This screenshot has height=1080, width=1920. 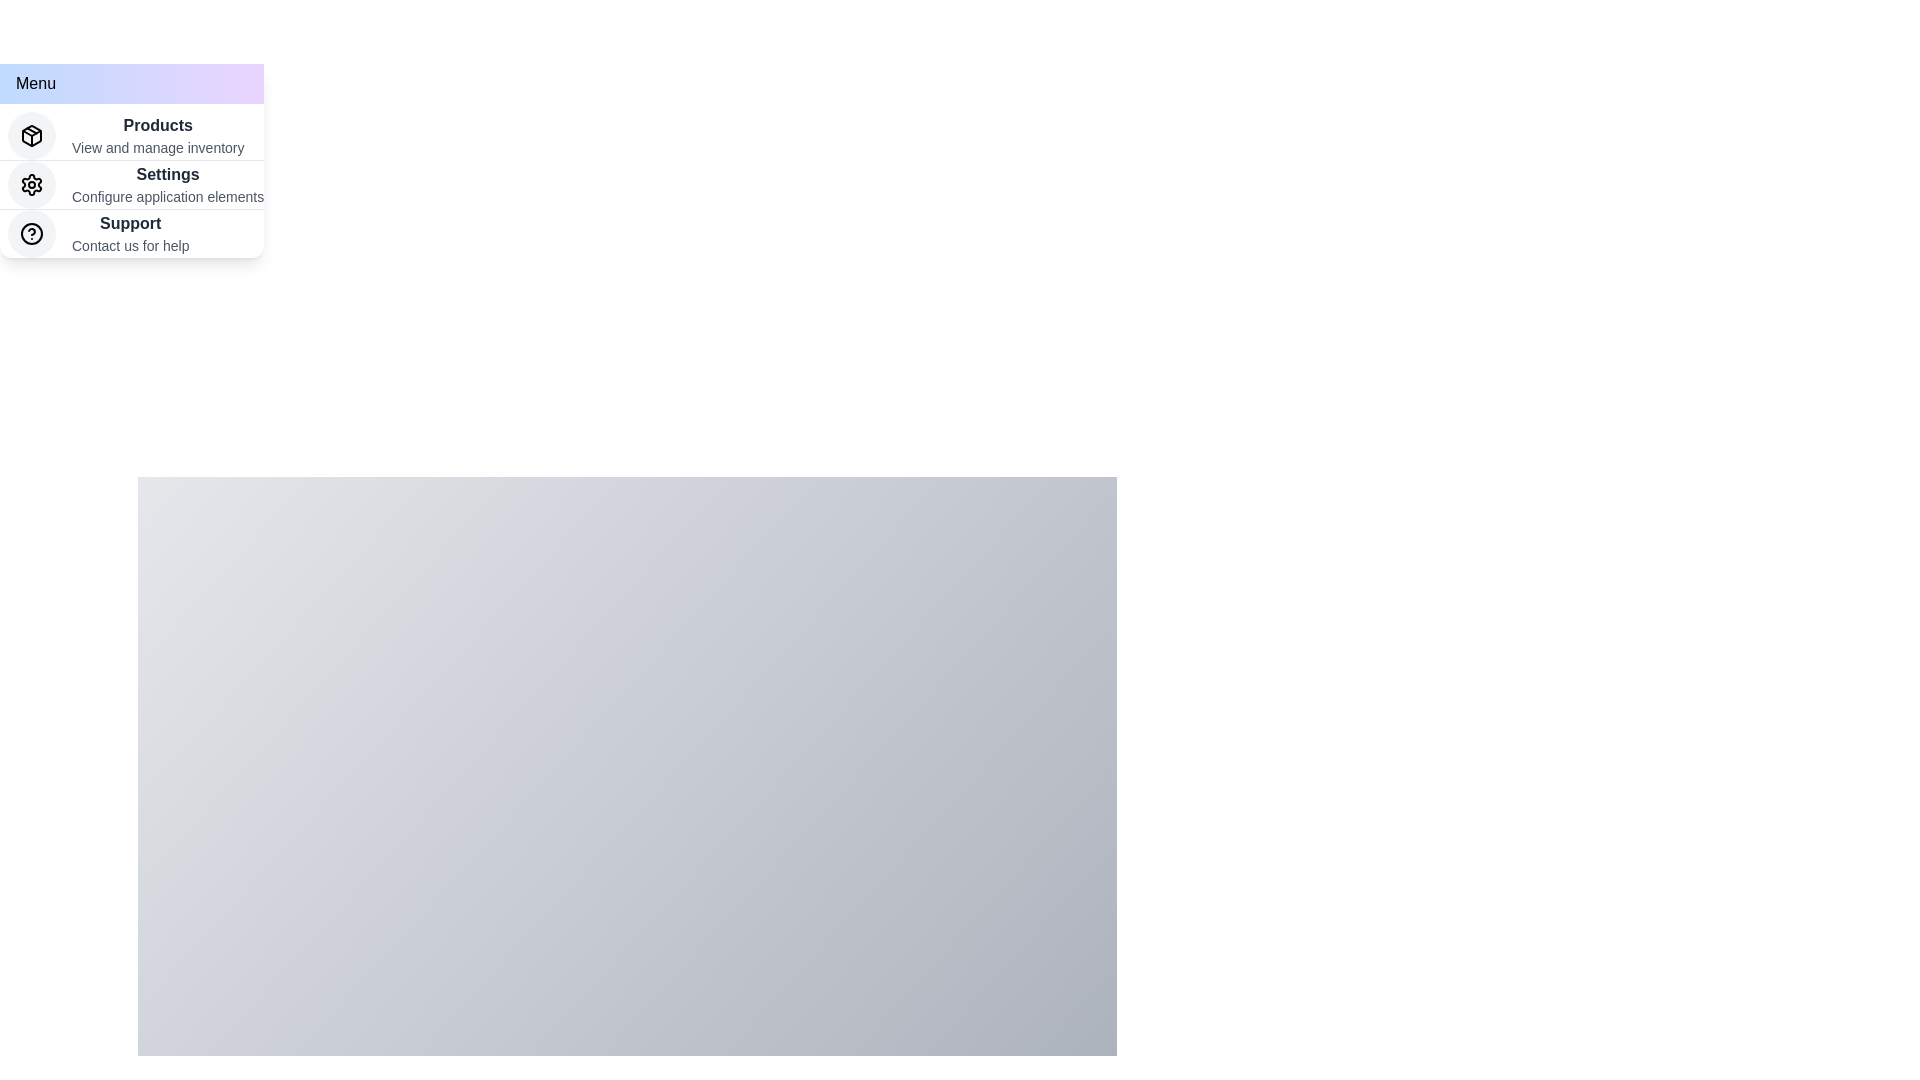 I want to click on the menu item labeled 'Support' to highlight it, so click(x=131, y=233).